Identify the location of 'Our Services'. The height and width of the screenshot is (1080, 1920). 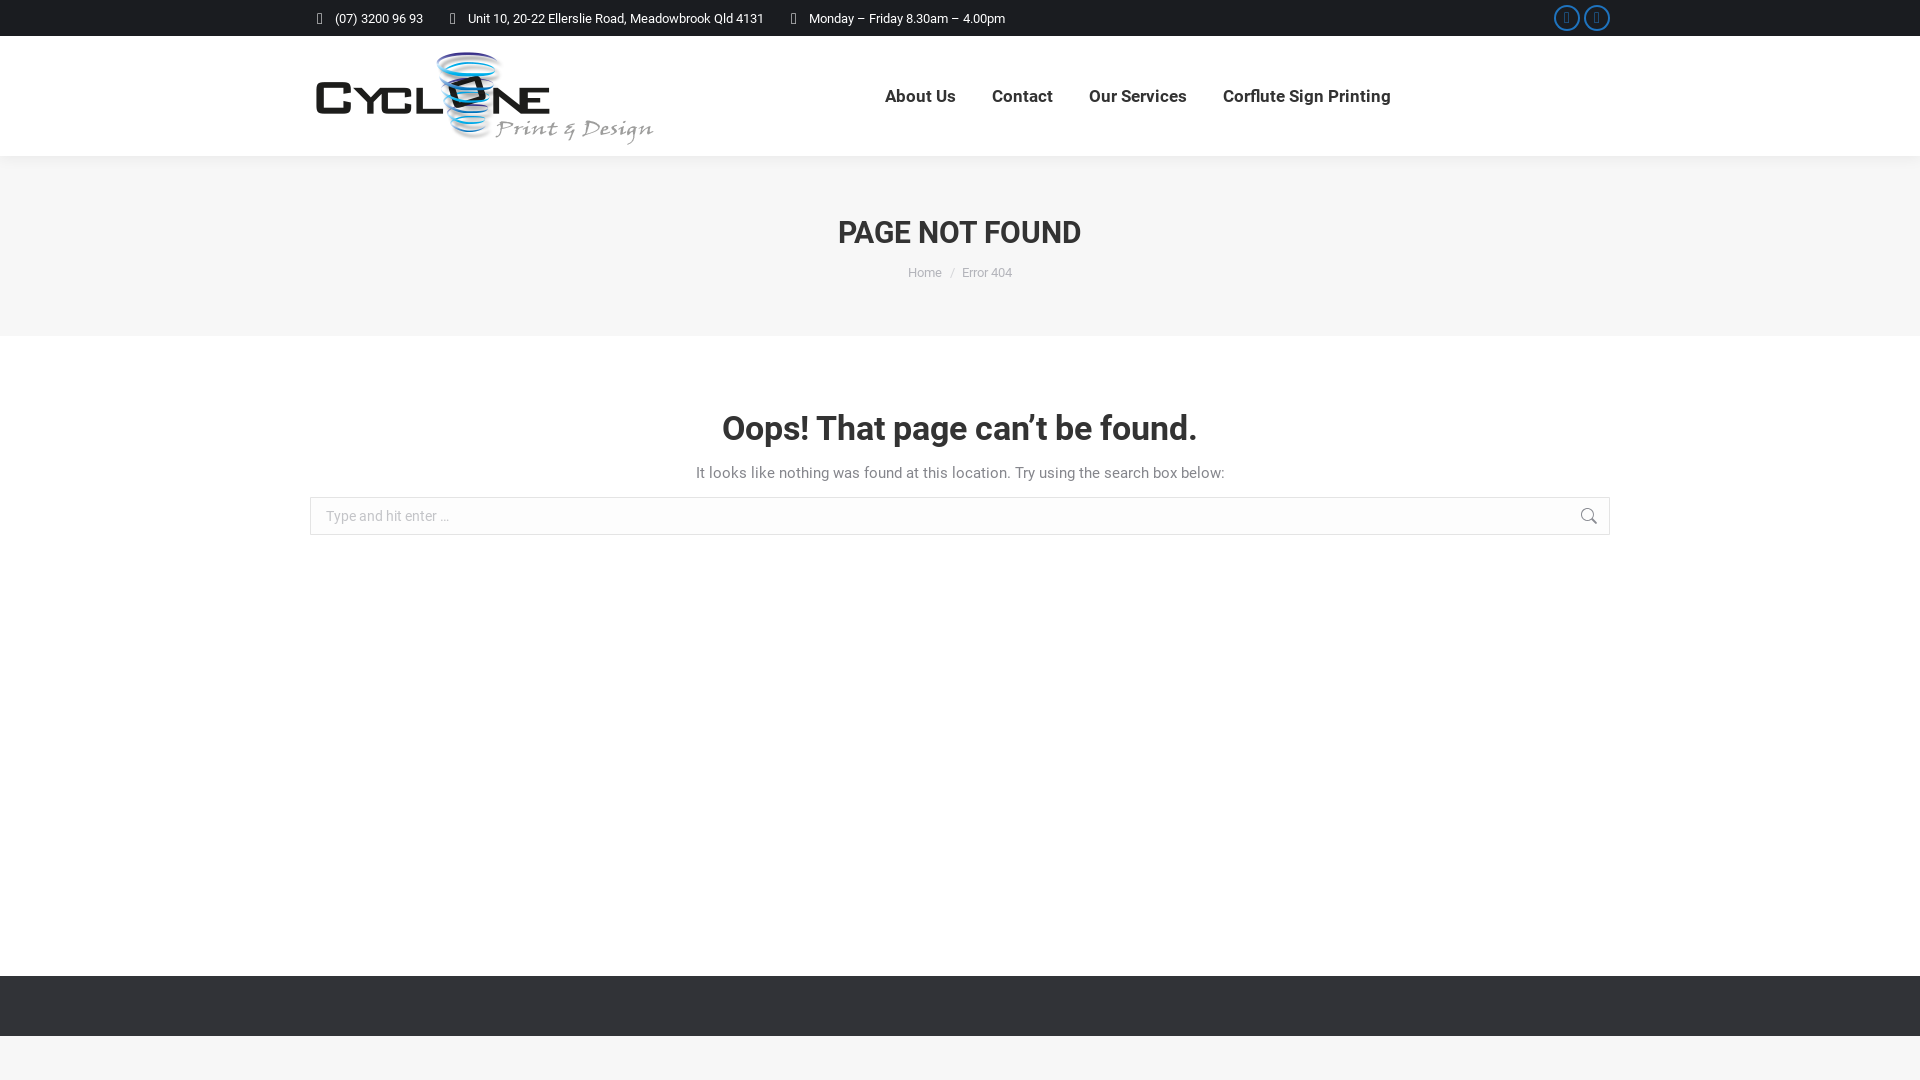
(1137, 96).